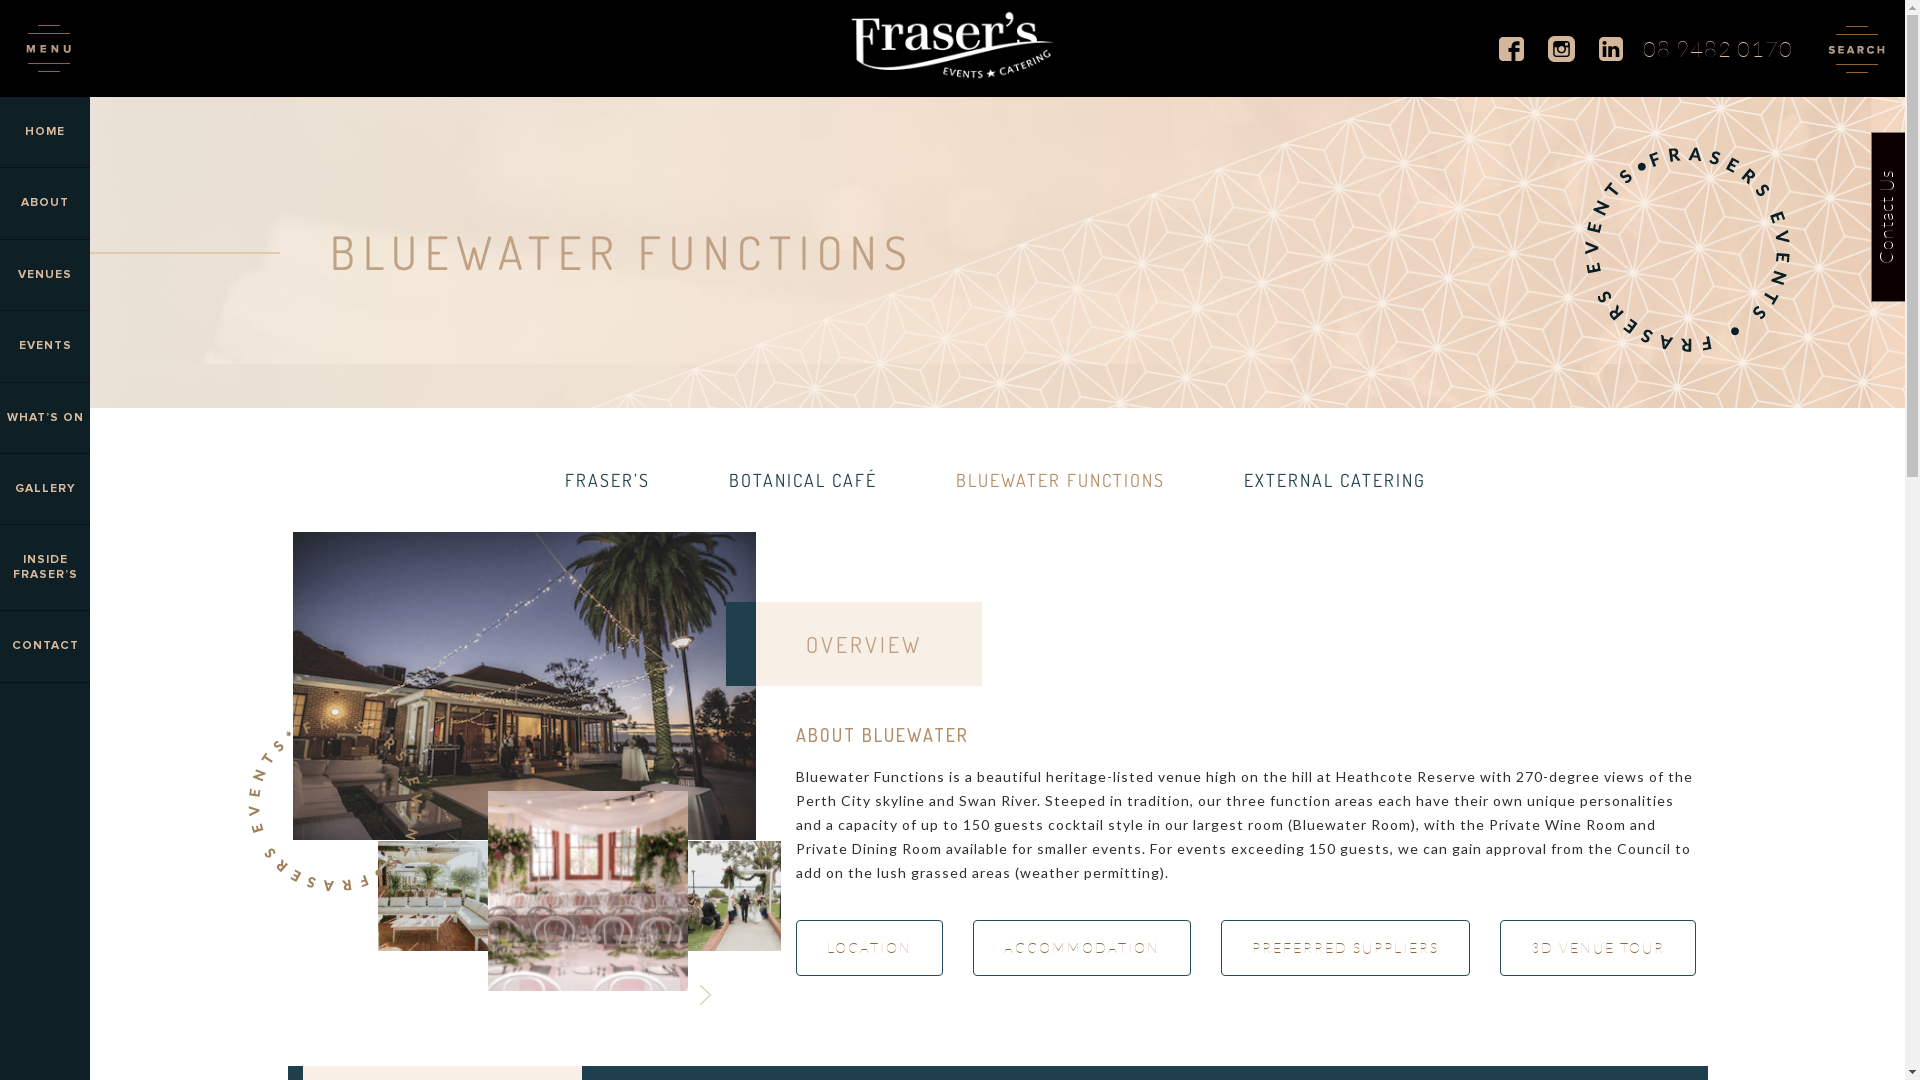  I want to click on 'ABOUT', so click(0, 203).